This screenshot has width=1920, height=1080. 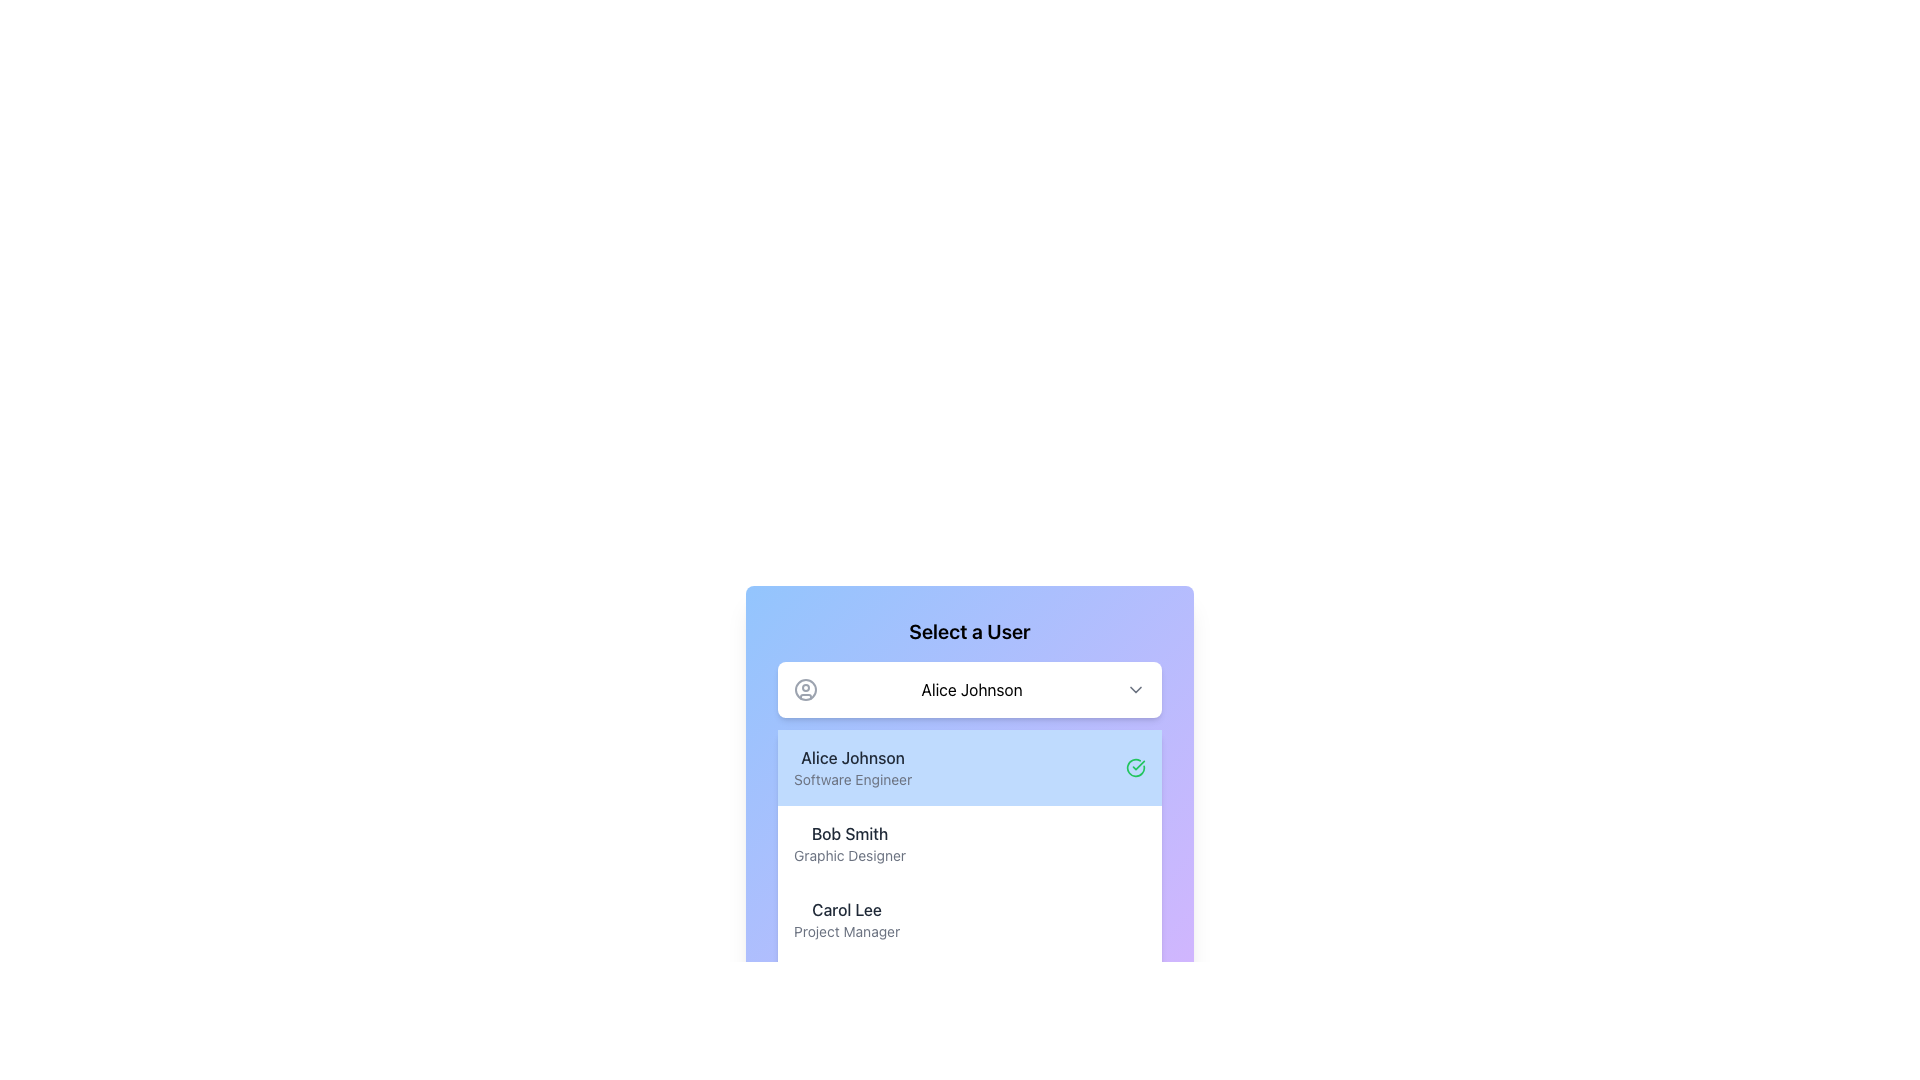 What do you see at coordinates (846, 920) in the screenshot?
I see `the information display for user 'Carol Lee', who is listed as the third user in the 'Select a User' section` at bounding box center [846, 920].